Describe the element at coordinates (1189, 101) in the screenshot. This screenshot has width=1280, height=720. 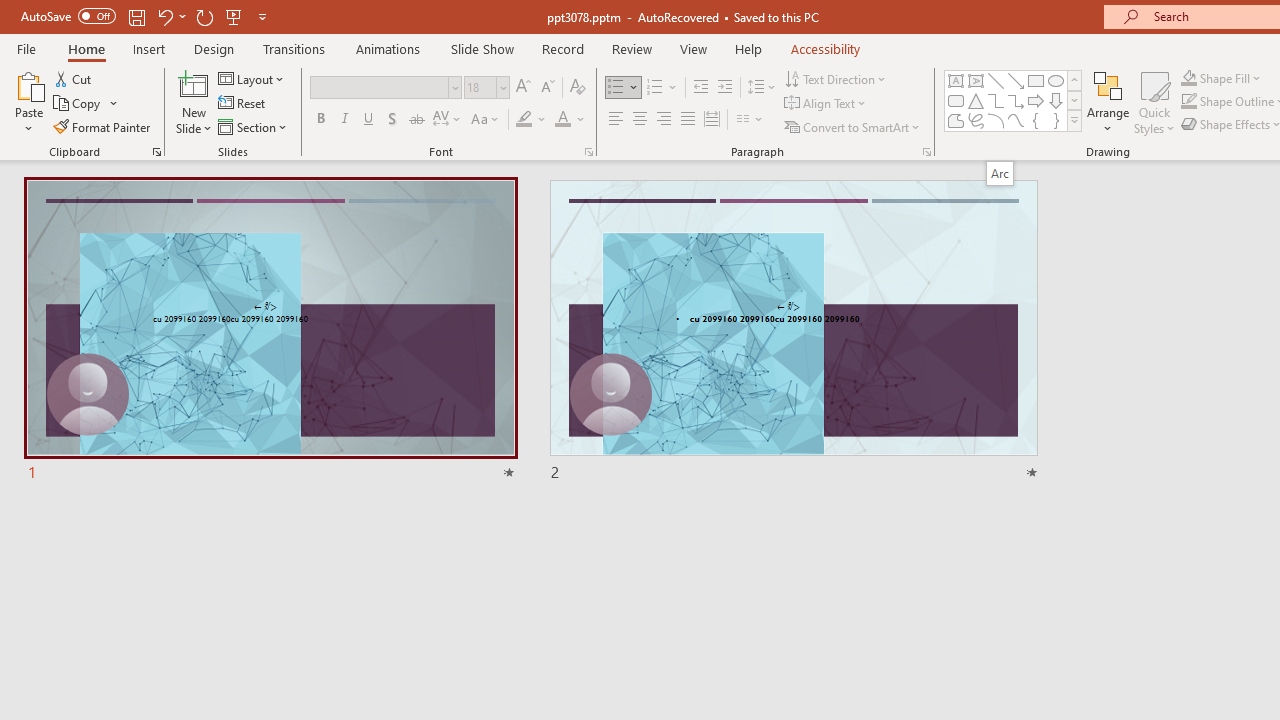
I see `'Shape Outline Green, Accent 1'` at that location.